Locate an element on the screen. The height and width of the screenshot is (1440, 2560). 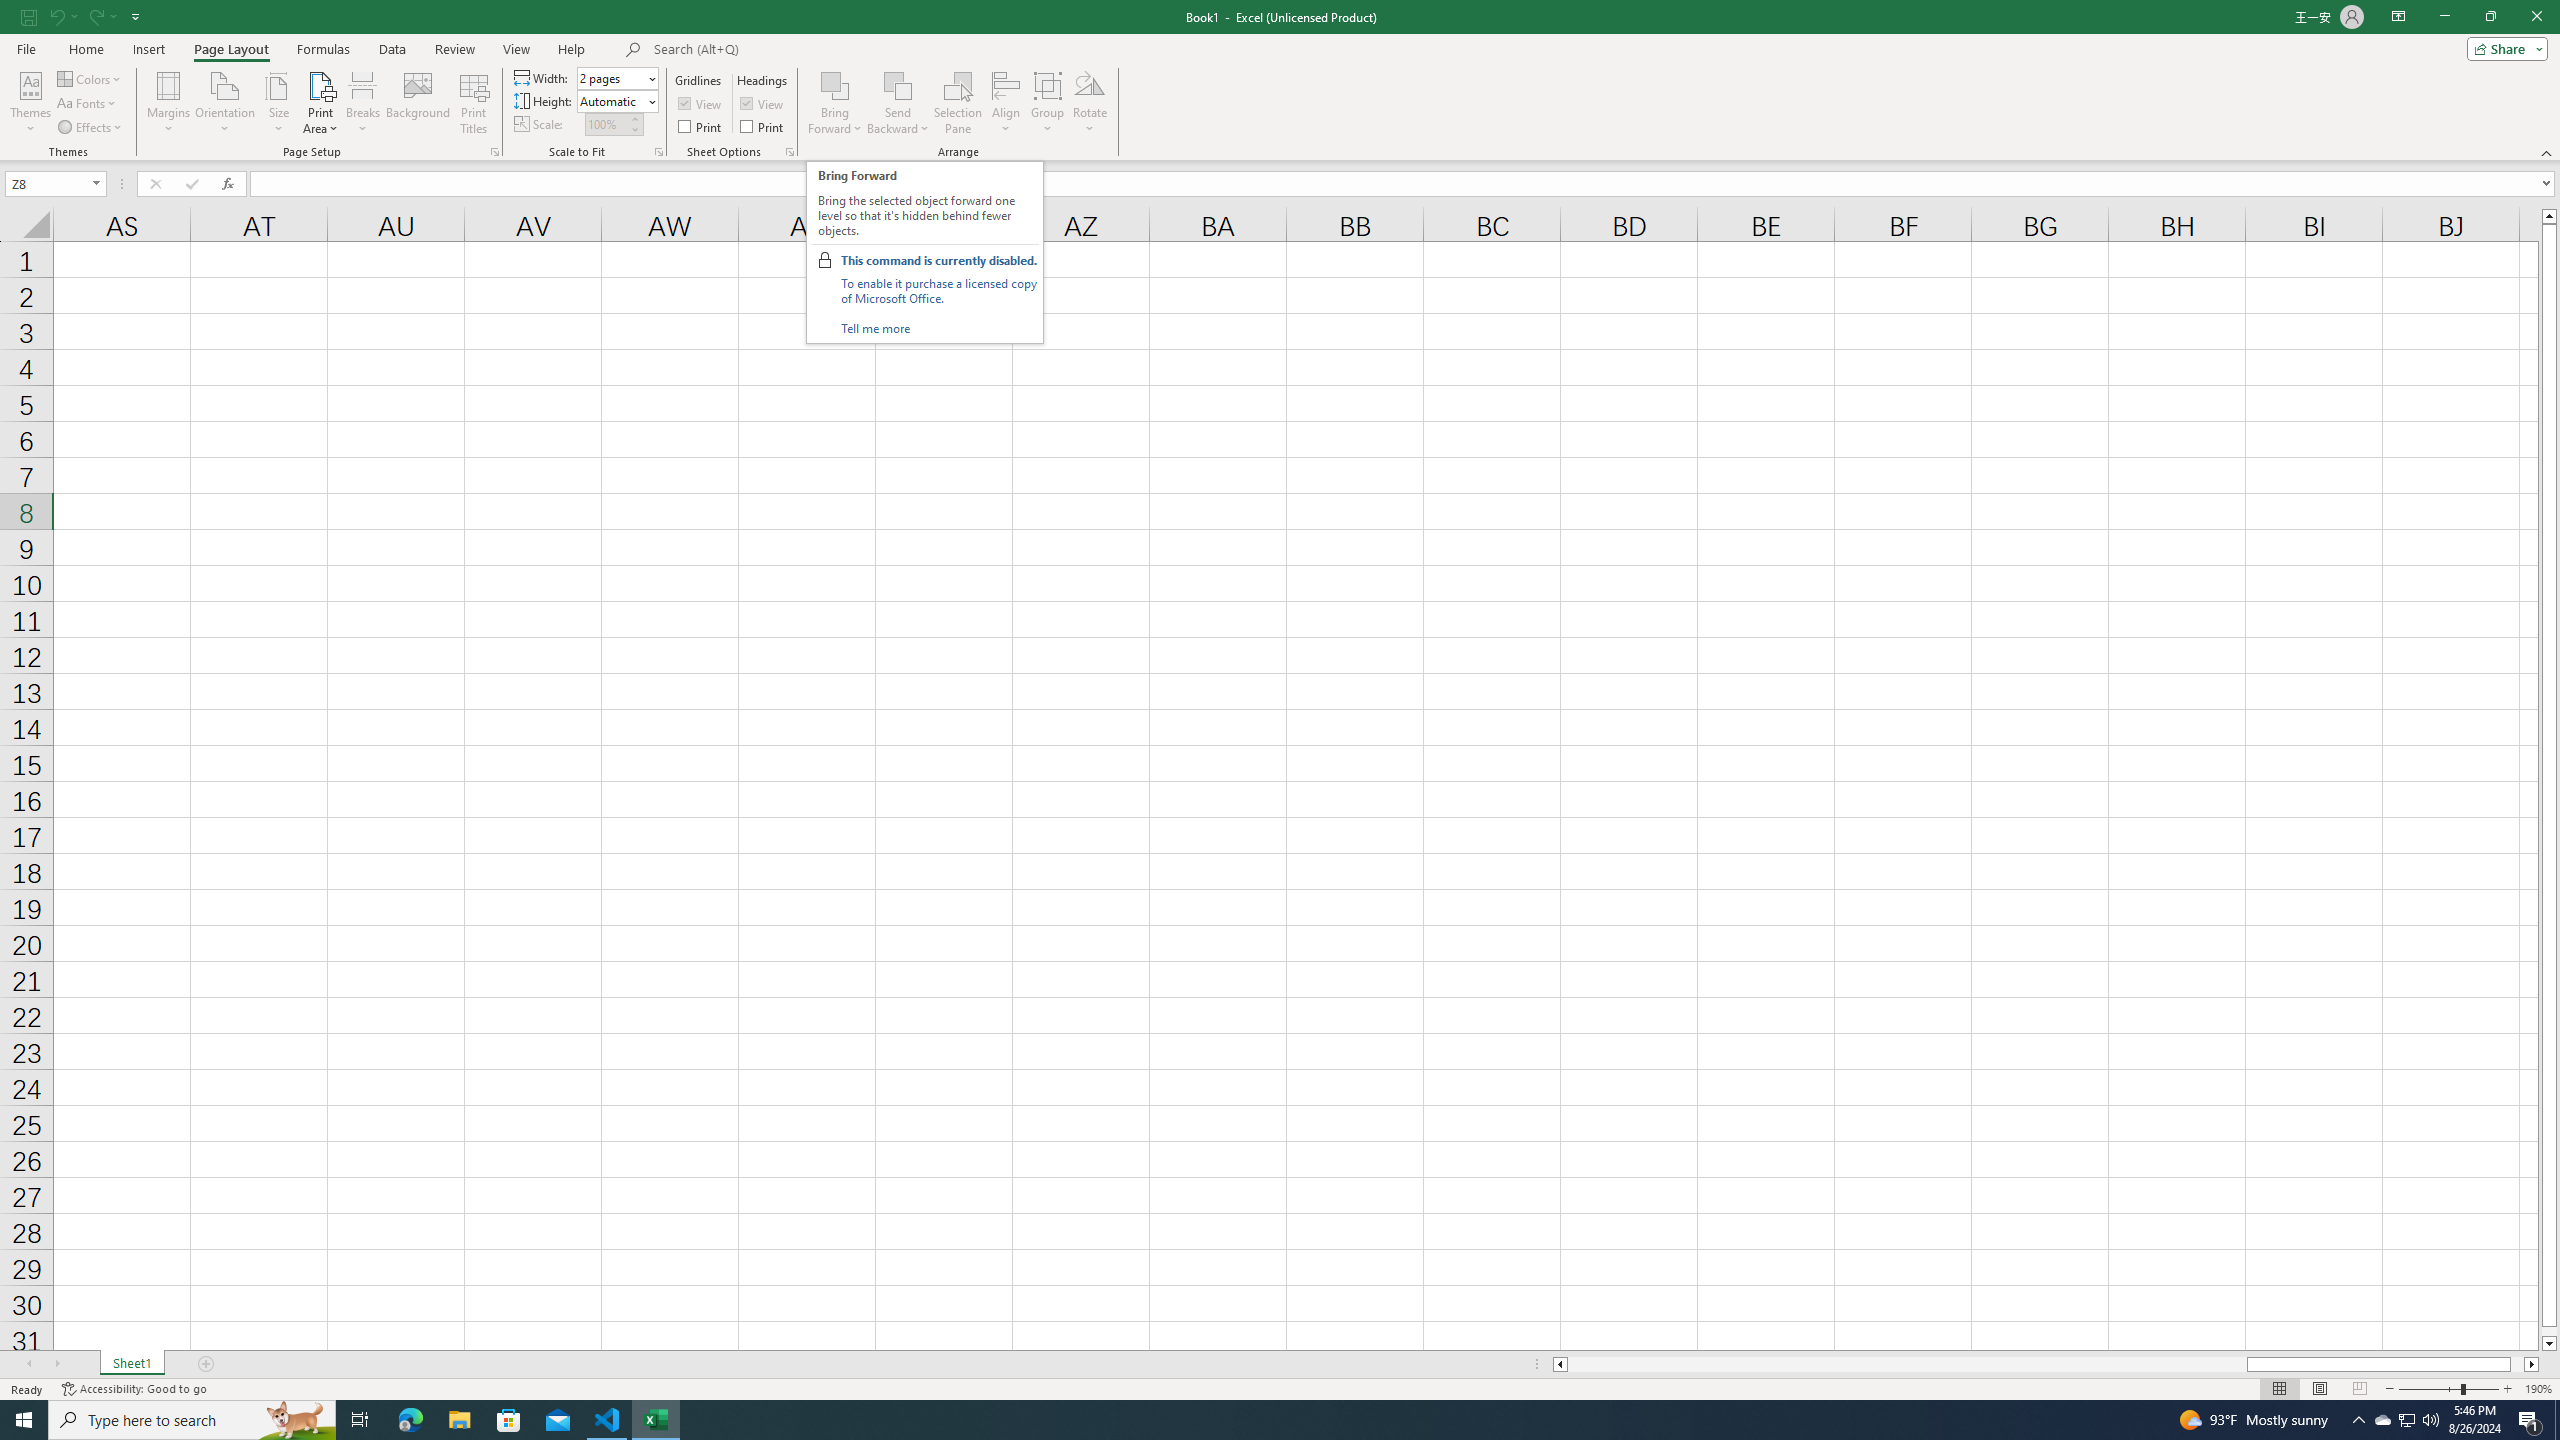
'Height' is located at coordinates (611, 100).